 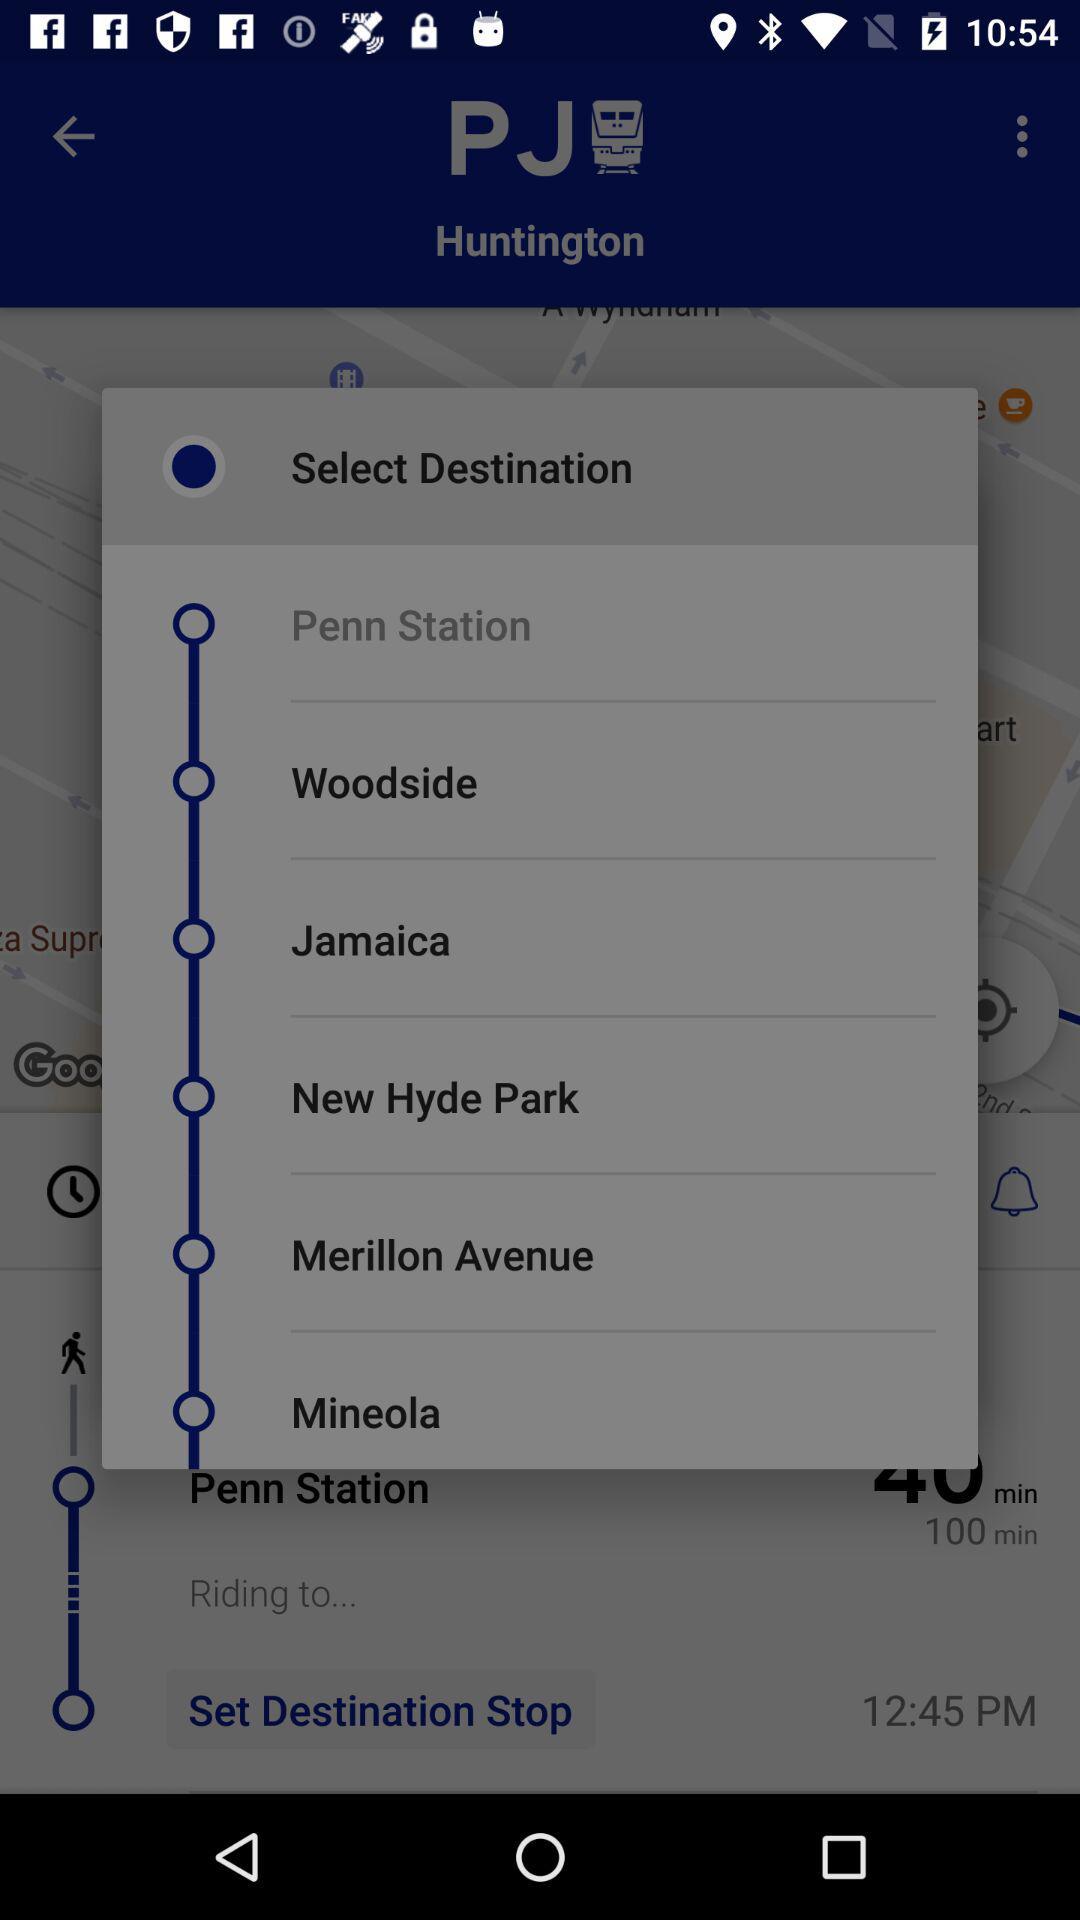 I want to click on the jamaica, so click(x=370, y=938).